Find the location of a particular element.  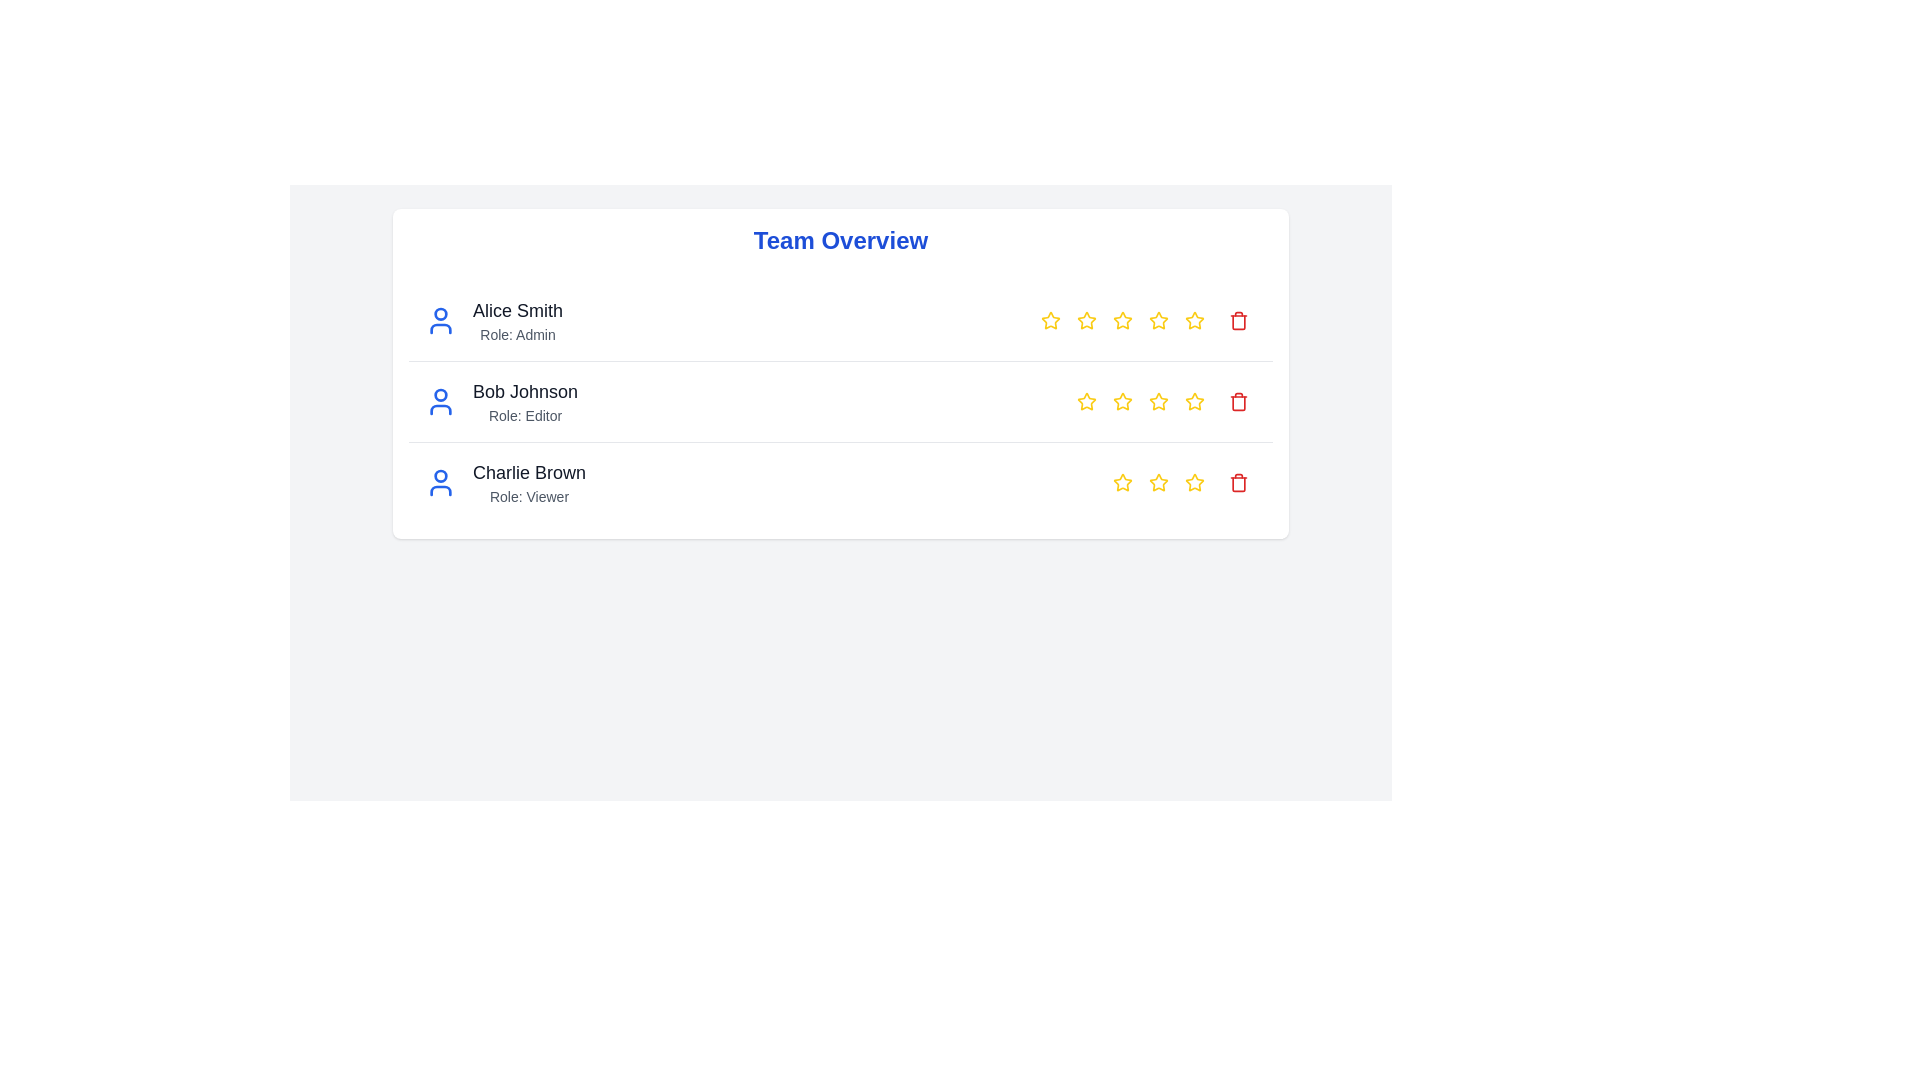

the text label displaying 'Role: Admin' which is located beneath 'Alice Smith' in the team overview list is located at coordinates (518, 334).